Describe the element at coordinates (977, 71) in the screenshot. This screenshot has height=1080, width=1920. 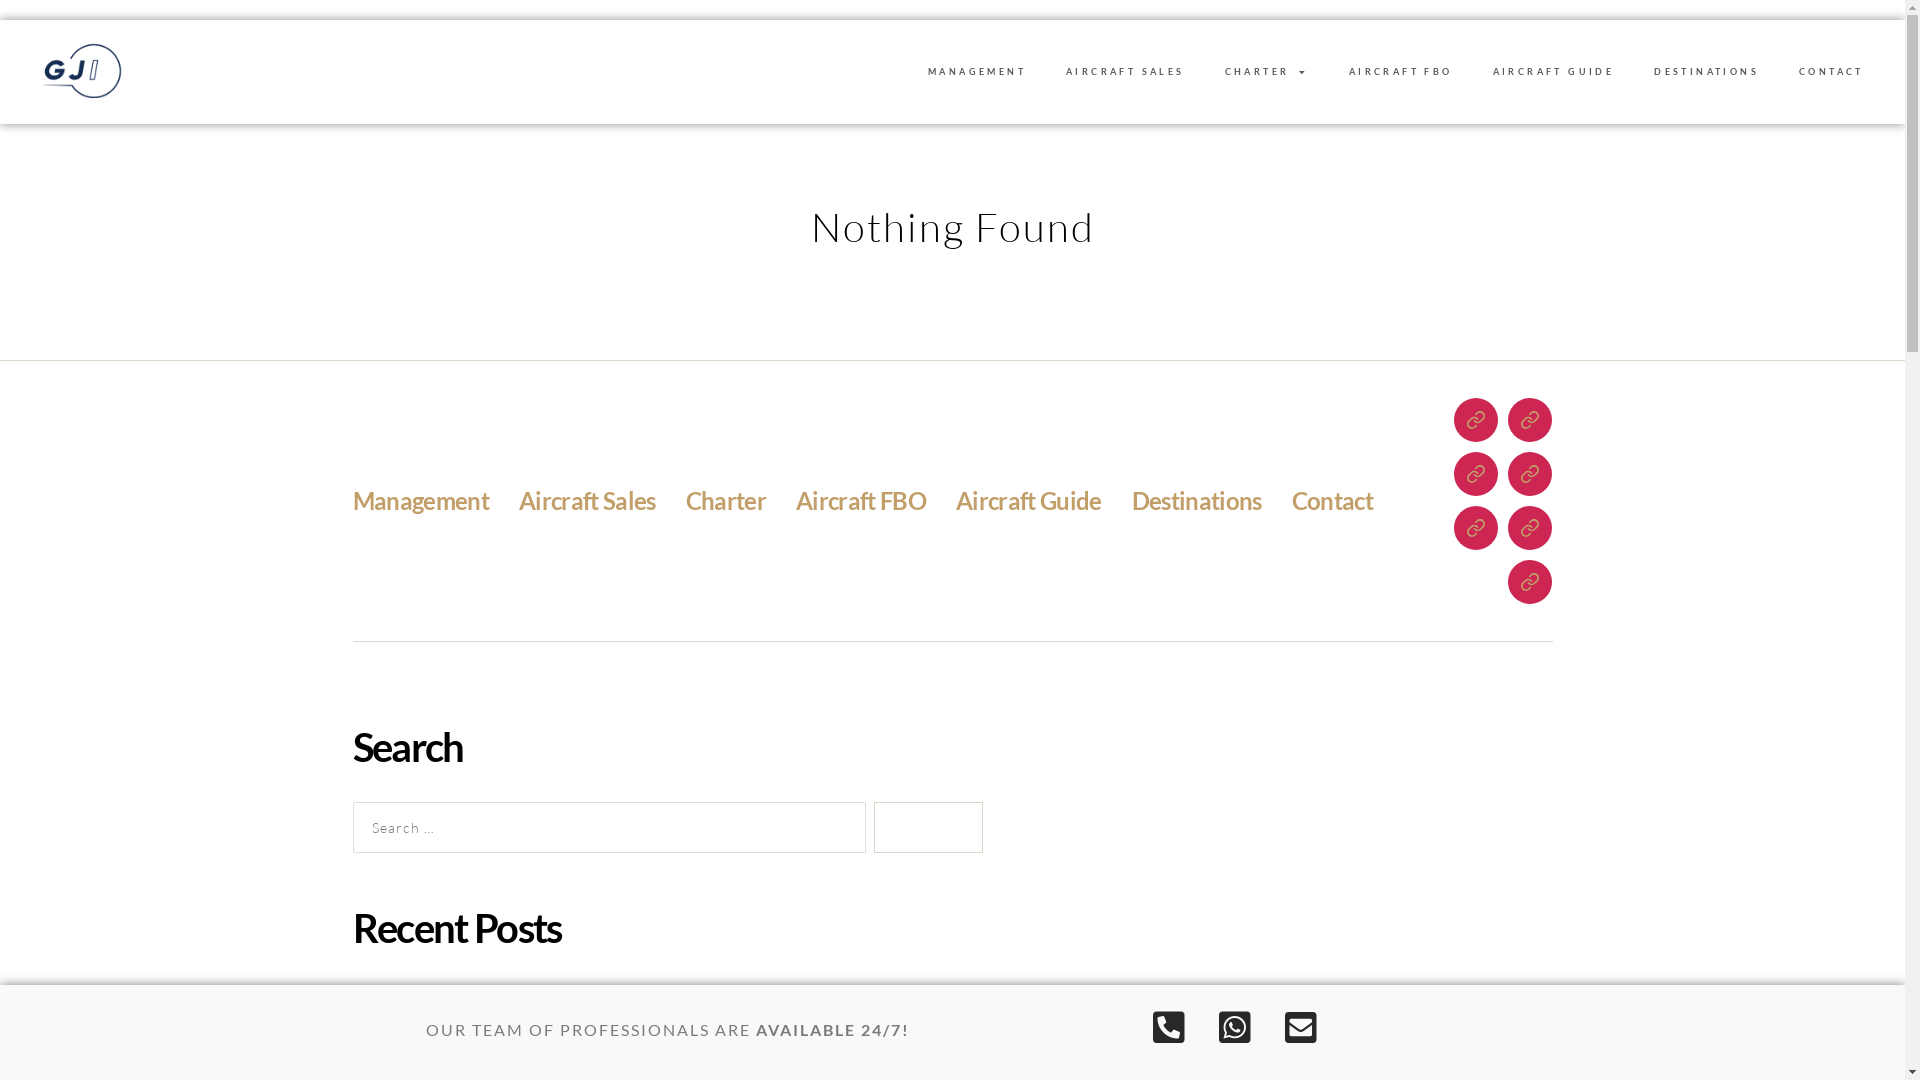
I see `'MANAGEMENT'` at that location.